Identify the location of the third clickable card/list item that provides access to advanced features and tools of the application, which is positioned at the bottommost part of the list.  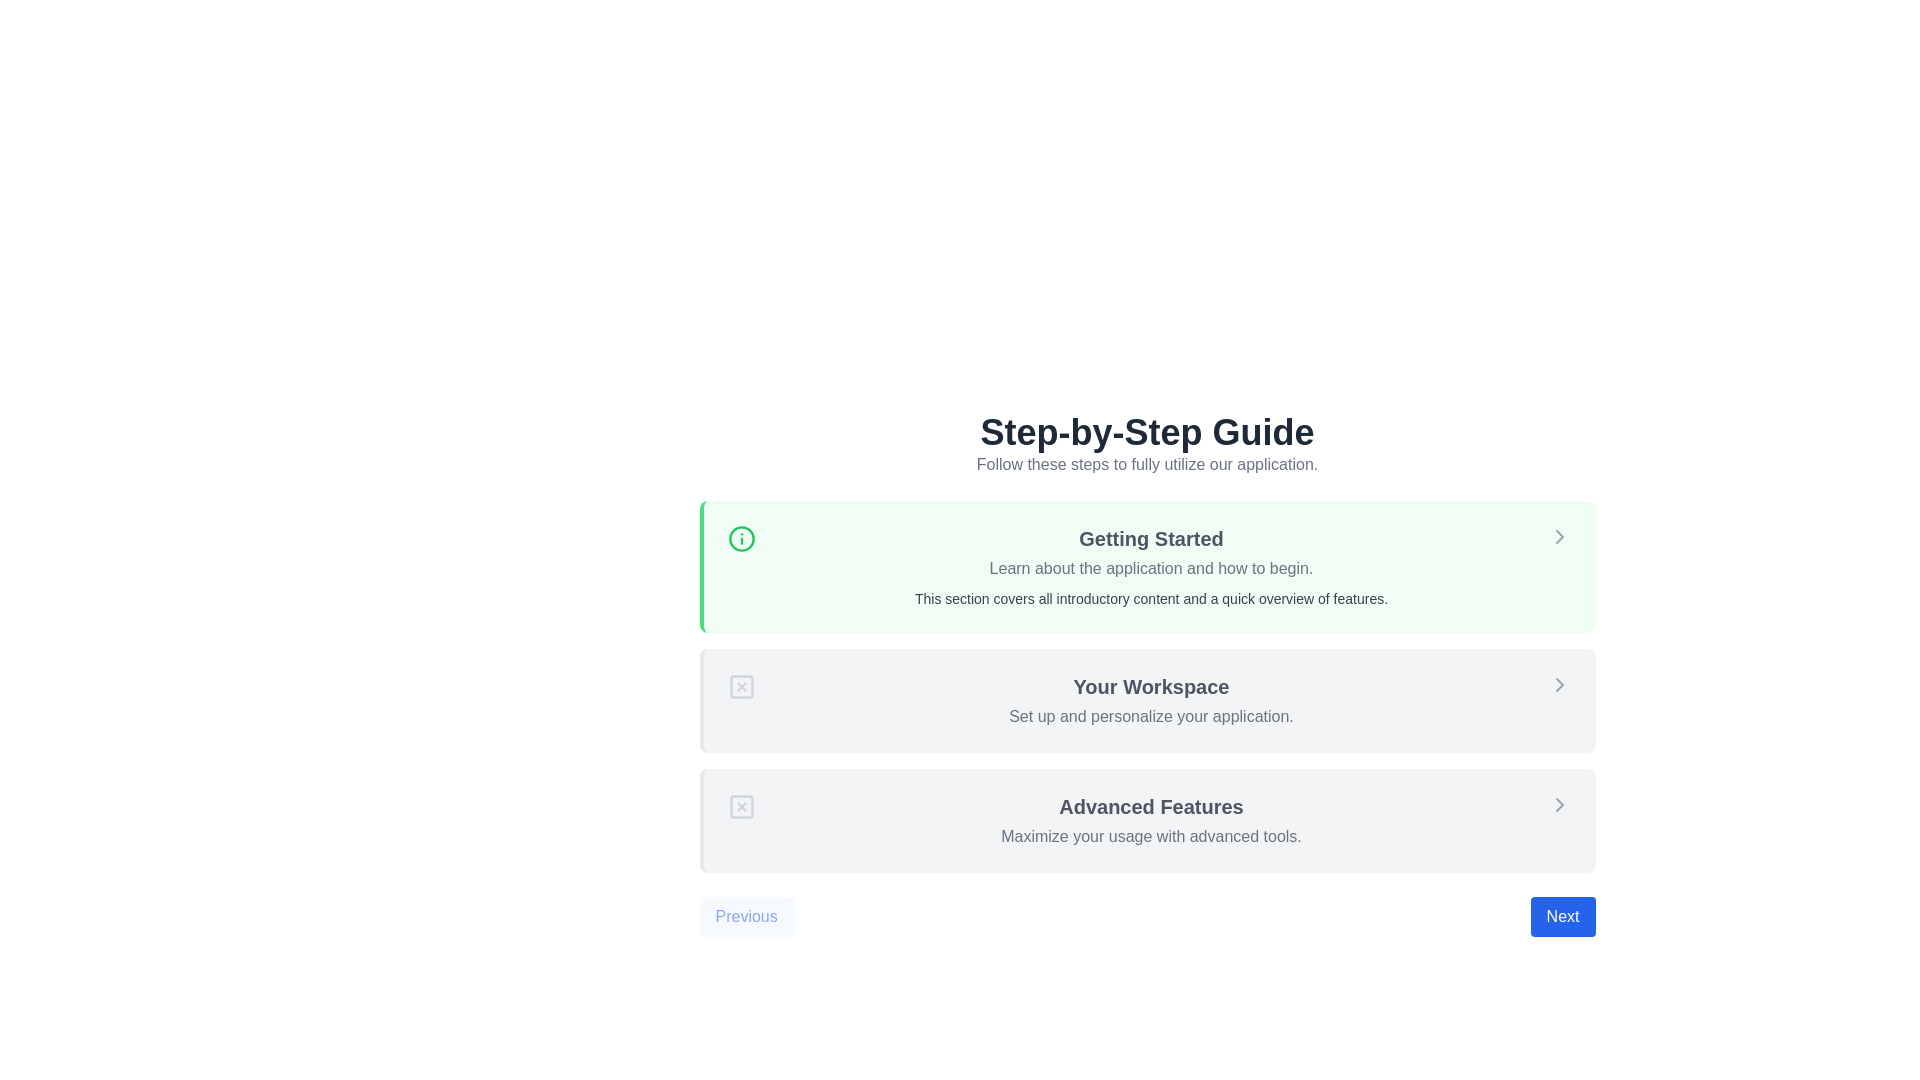
(1147, 821).